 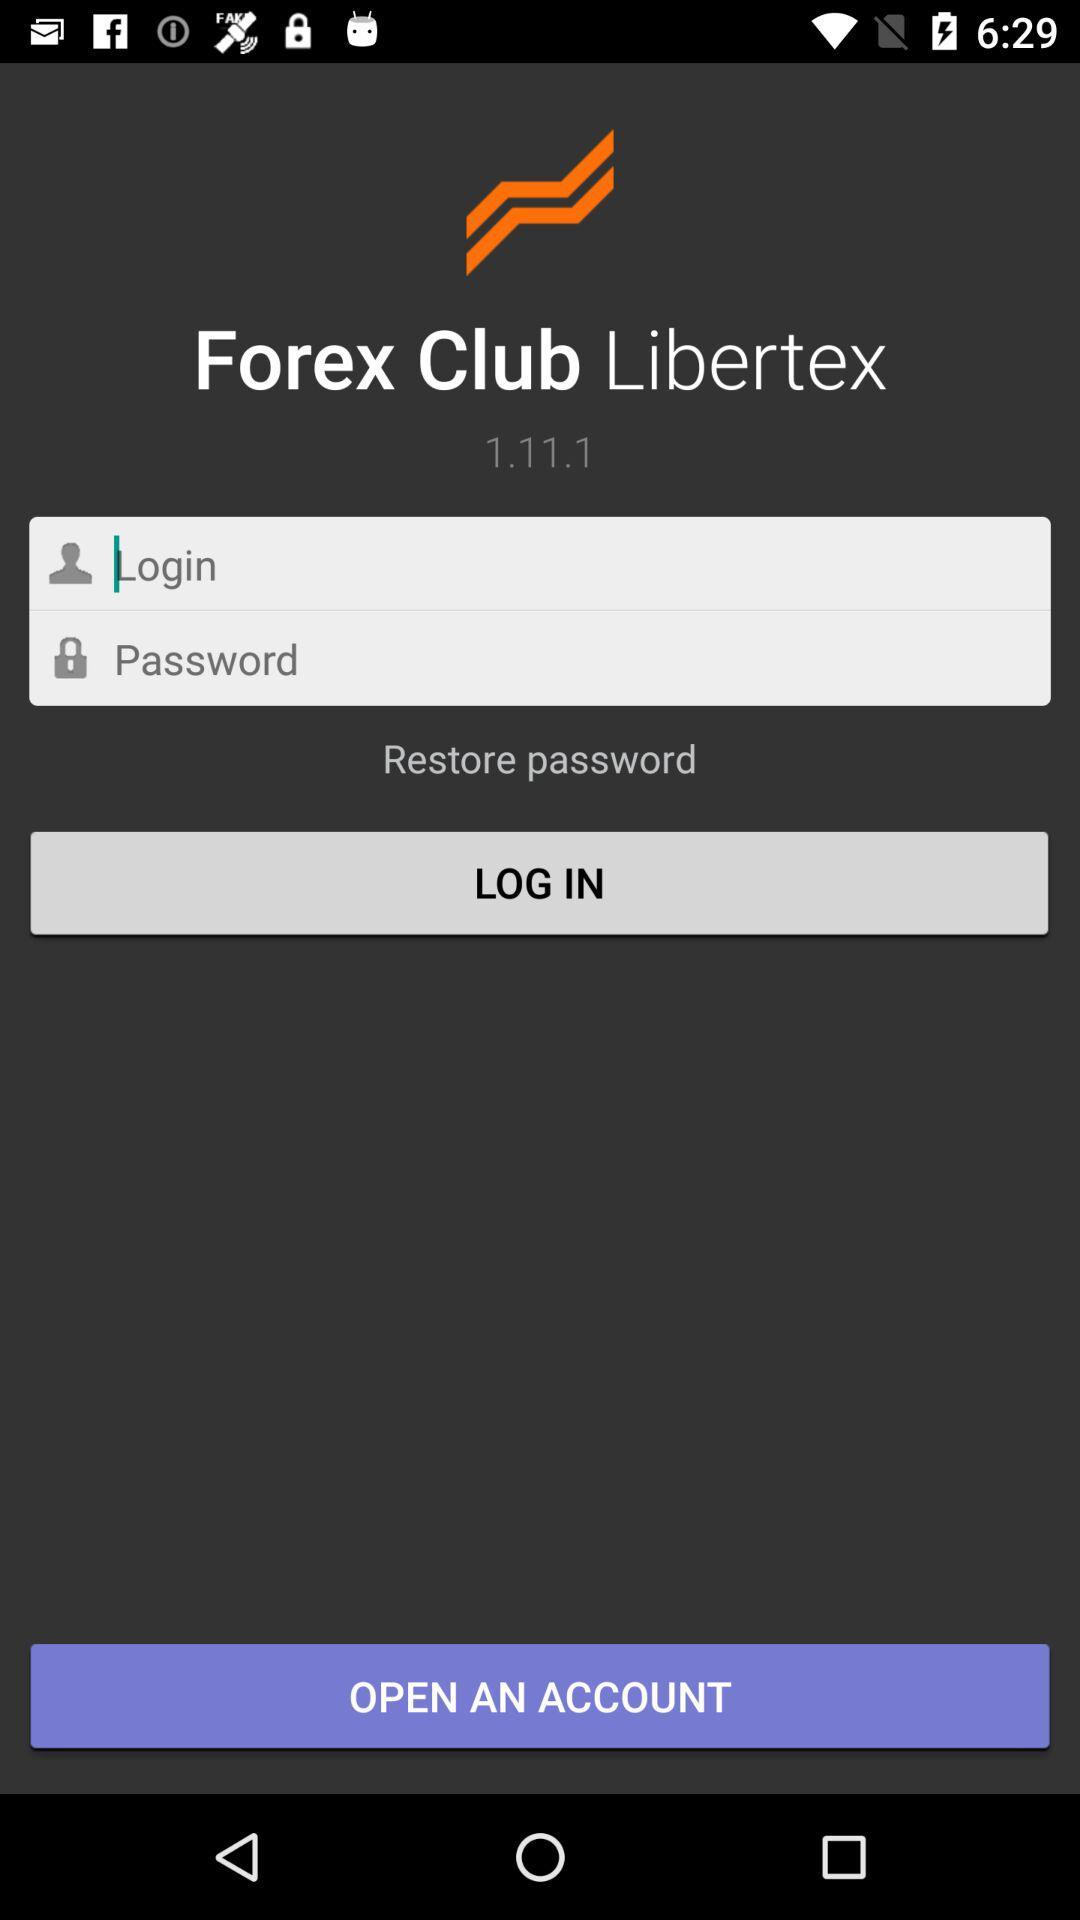 What do you see at coordinates (540, 1697) in the screenshot?
I see `open an account` at bounding box center [540, 1697].